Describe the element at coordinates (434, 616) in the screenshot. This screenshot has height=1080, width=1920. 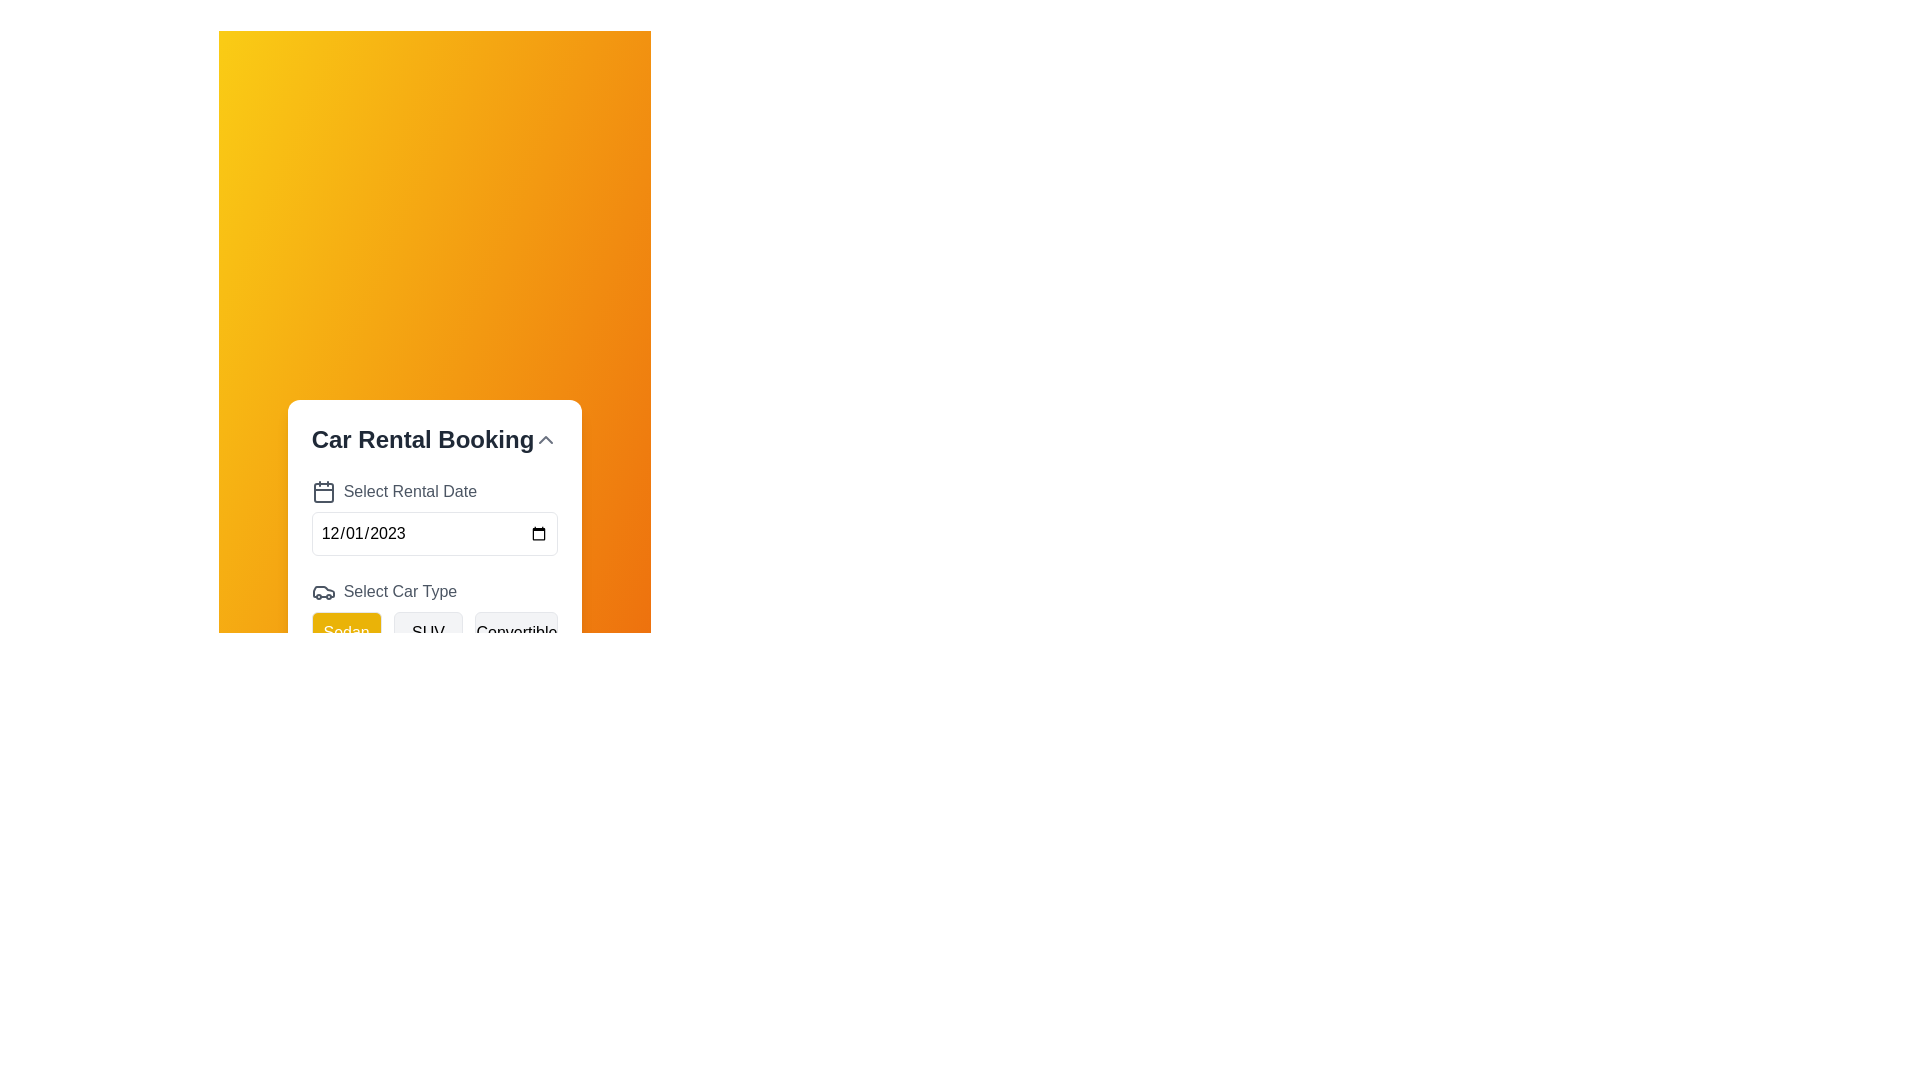
I see `the 'Select Car Type' section to choose a car type from the options available: 'Sedan', 'SUV', or 'Convertible'` at that location.